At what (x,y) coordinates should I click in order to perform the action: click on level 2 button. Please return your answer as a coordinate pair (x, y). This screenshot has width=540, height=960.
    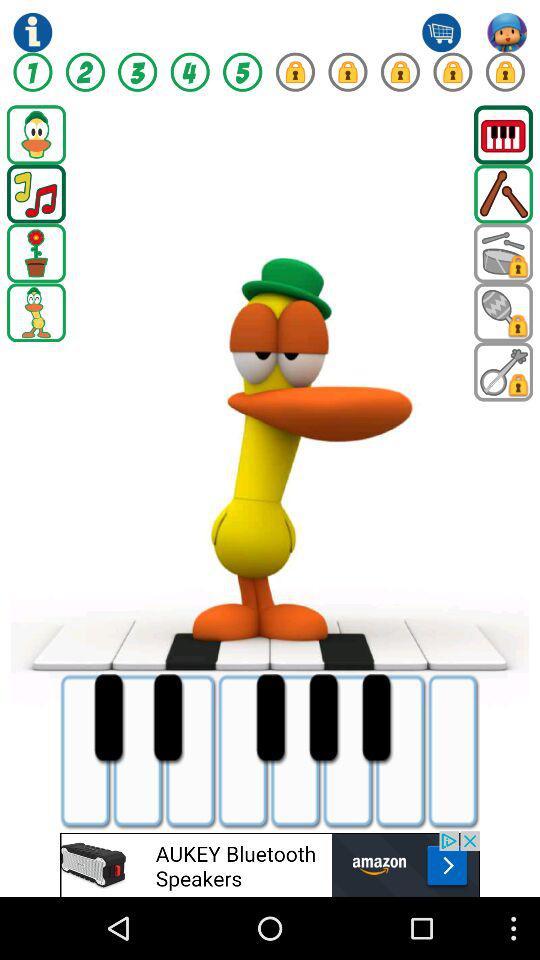
    Looking at the image, I should click on (84, 72).